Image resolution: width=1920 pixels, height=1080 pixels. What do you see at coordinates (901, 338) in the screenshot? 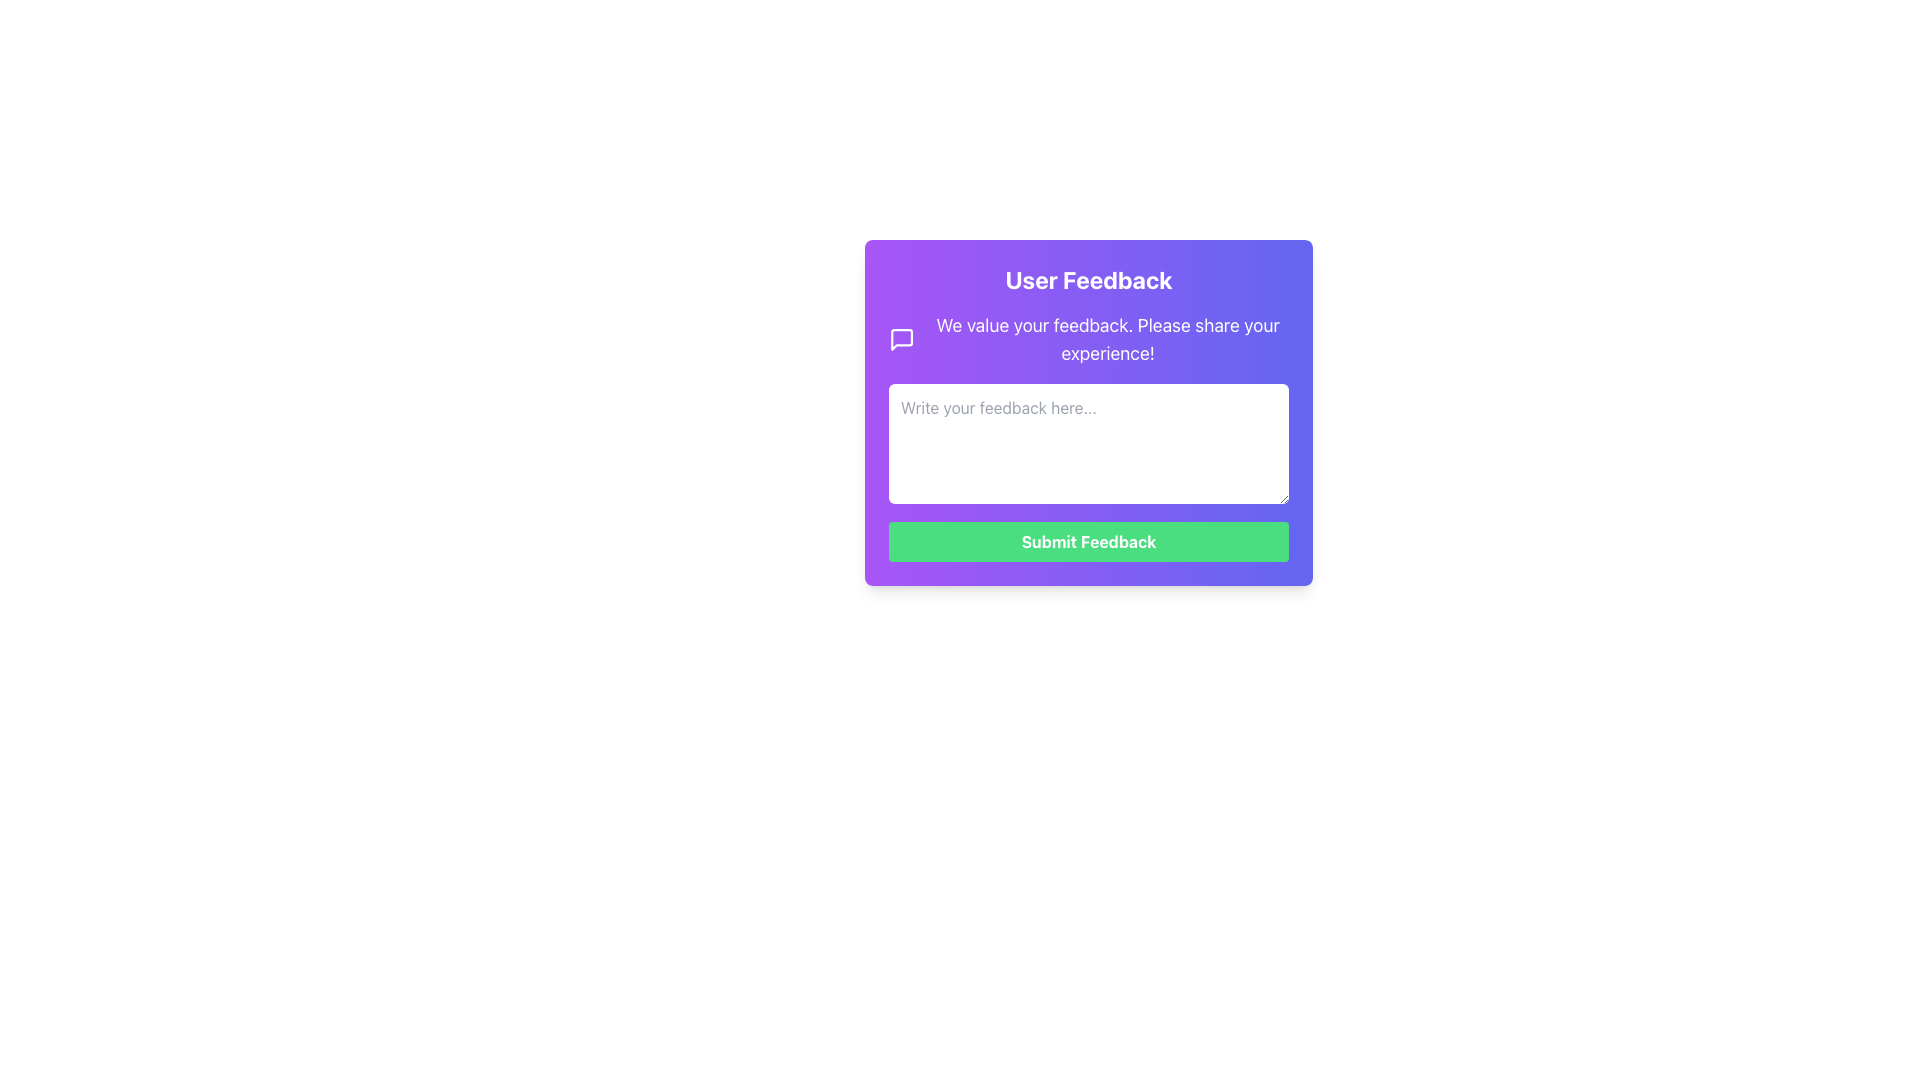
I see `the feedback icon located above the feedback text input area and to the left of descriptive text, which serves as a decorative symbol for communication` at bounding box center [901, 338].